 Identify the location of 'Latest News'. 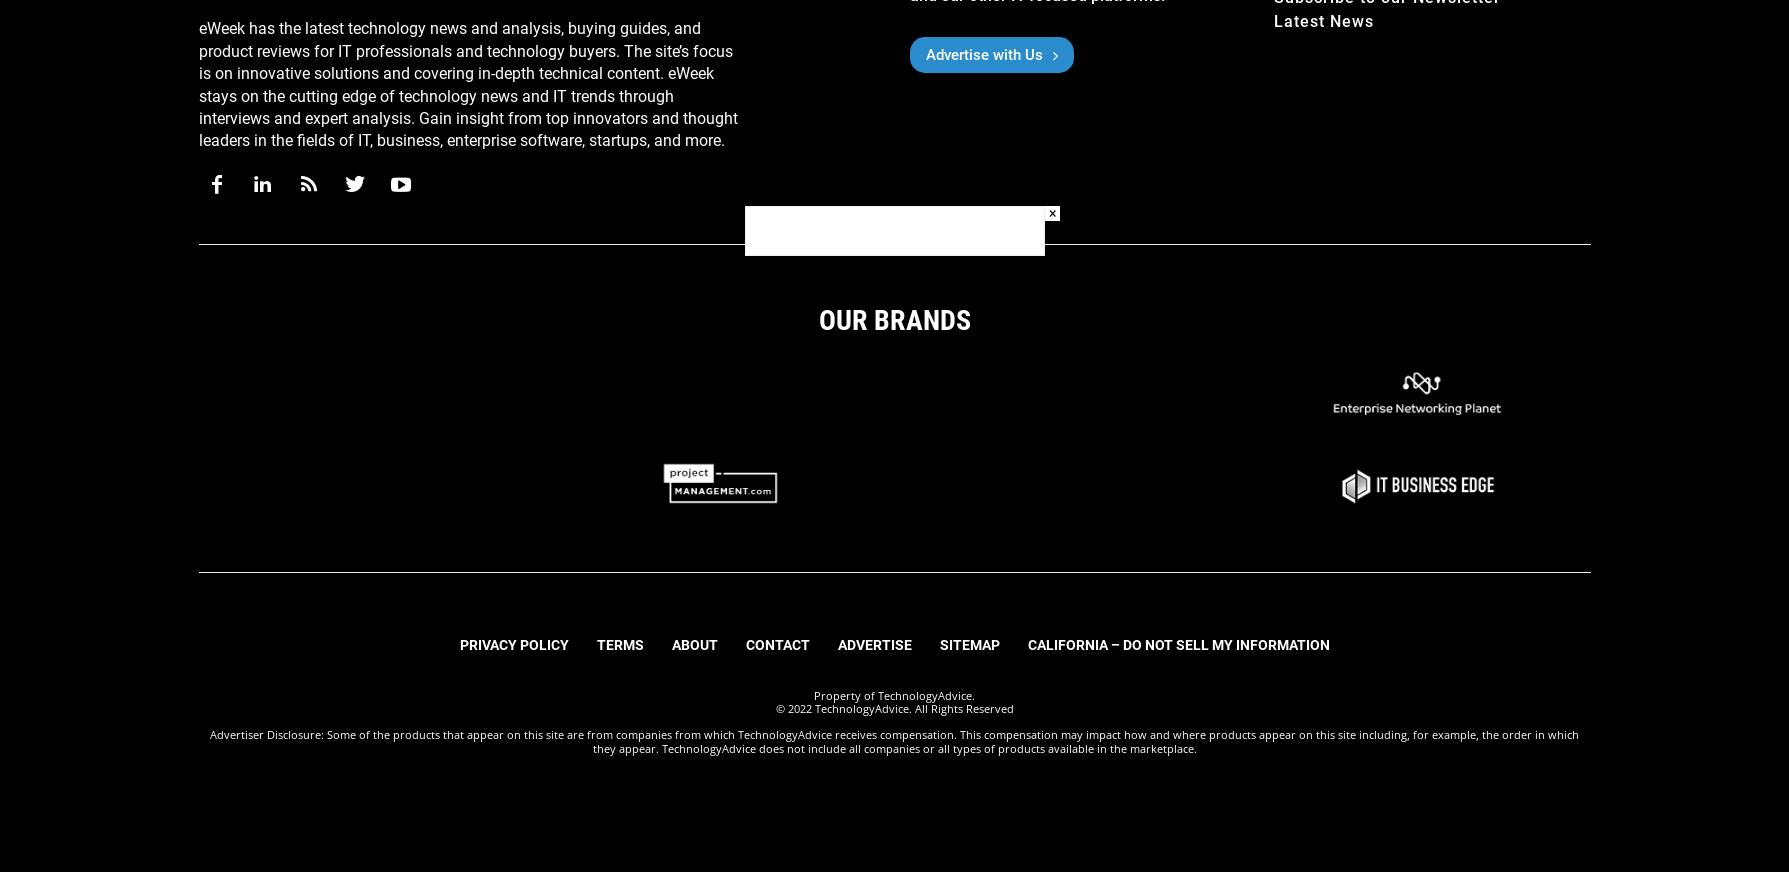
(1273, 20).